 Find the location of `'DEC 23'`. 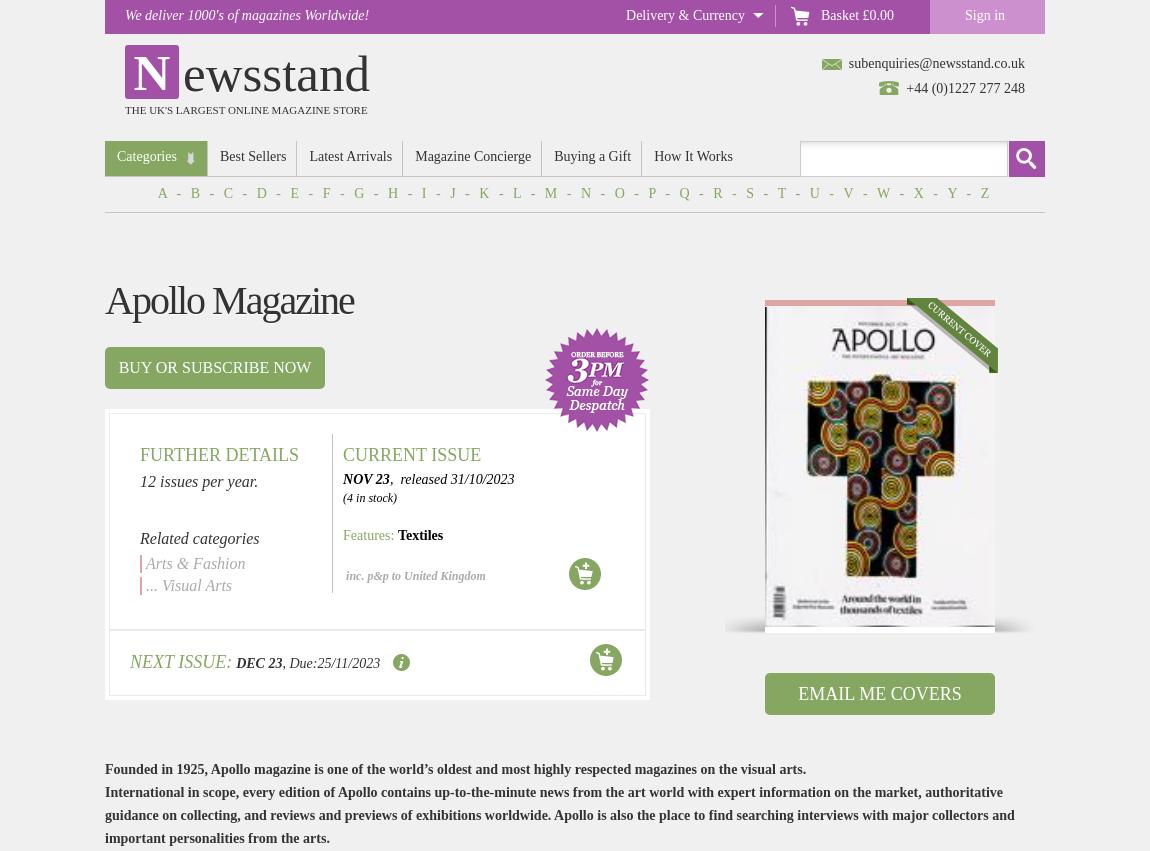

'DEC 23' is located at coordinates (257, 663).